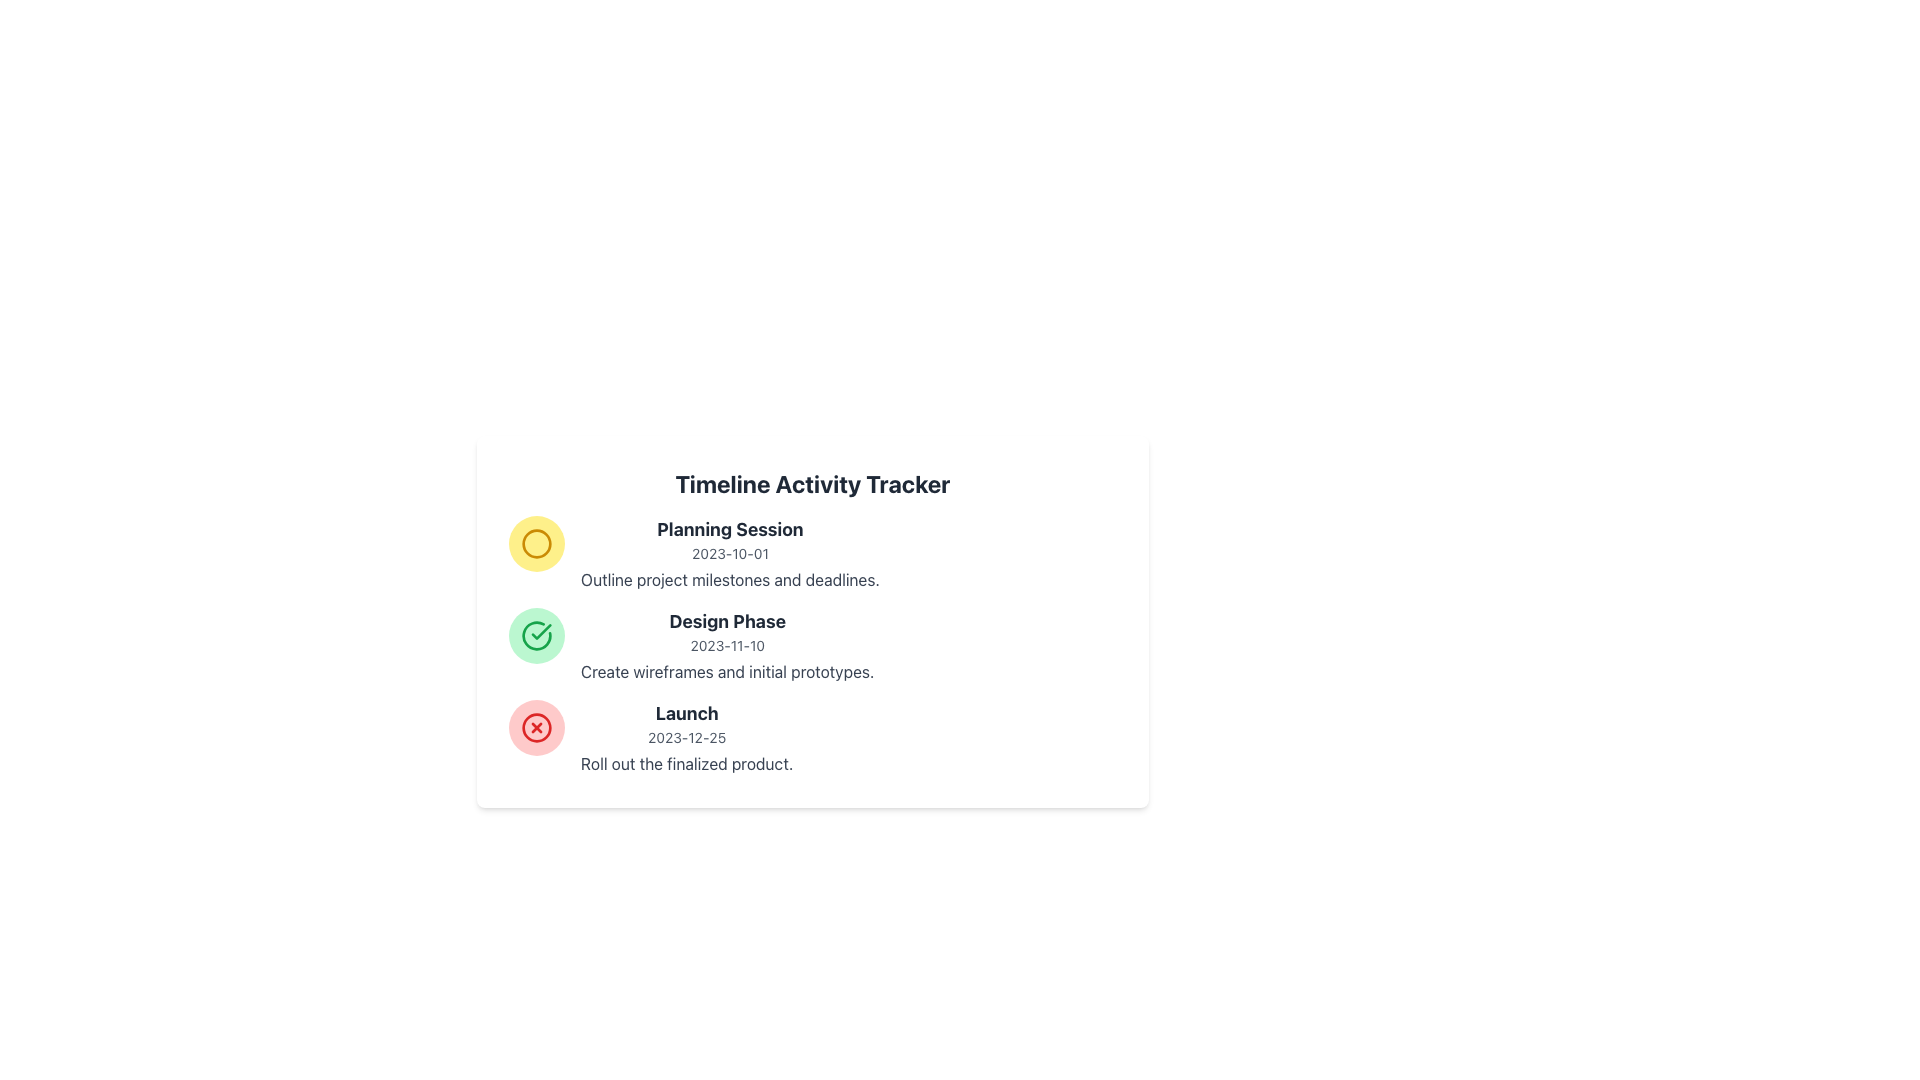 The height and width of the screenshot is (1080, 1920). What do you see at coordinates (812, 645) in the screenshot?
I see `the second item in the project timeline` at bounding box center [812, 645].